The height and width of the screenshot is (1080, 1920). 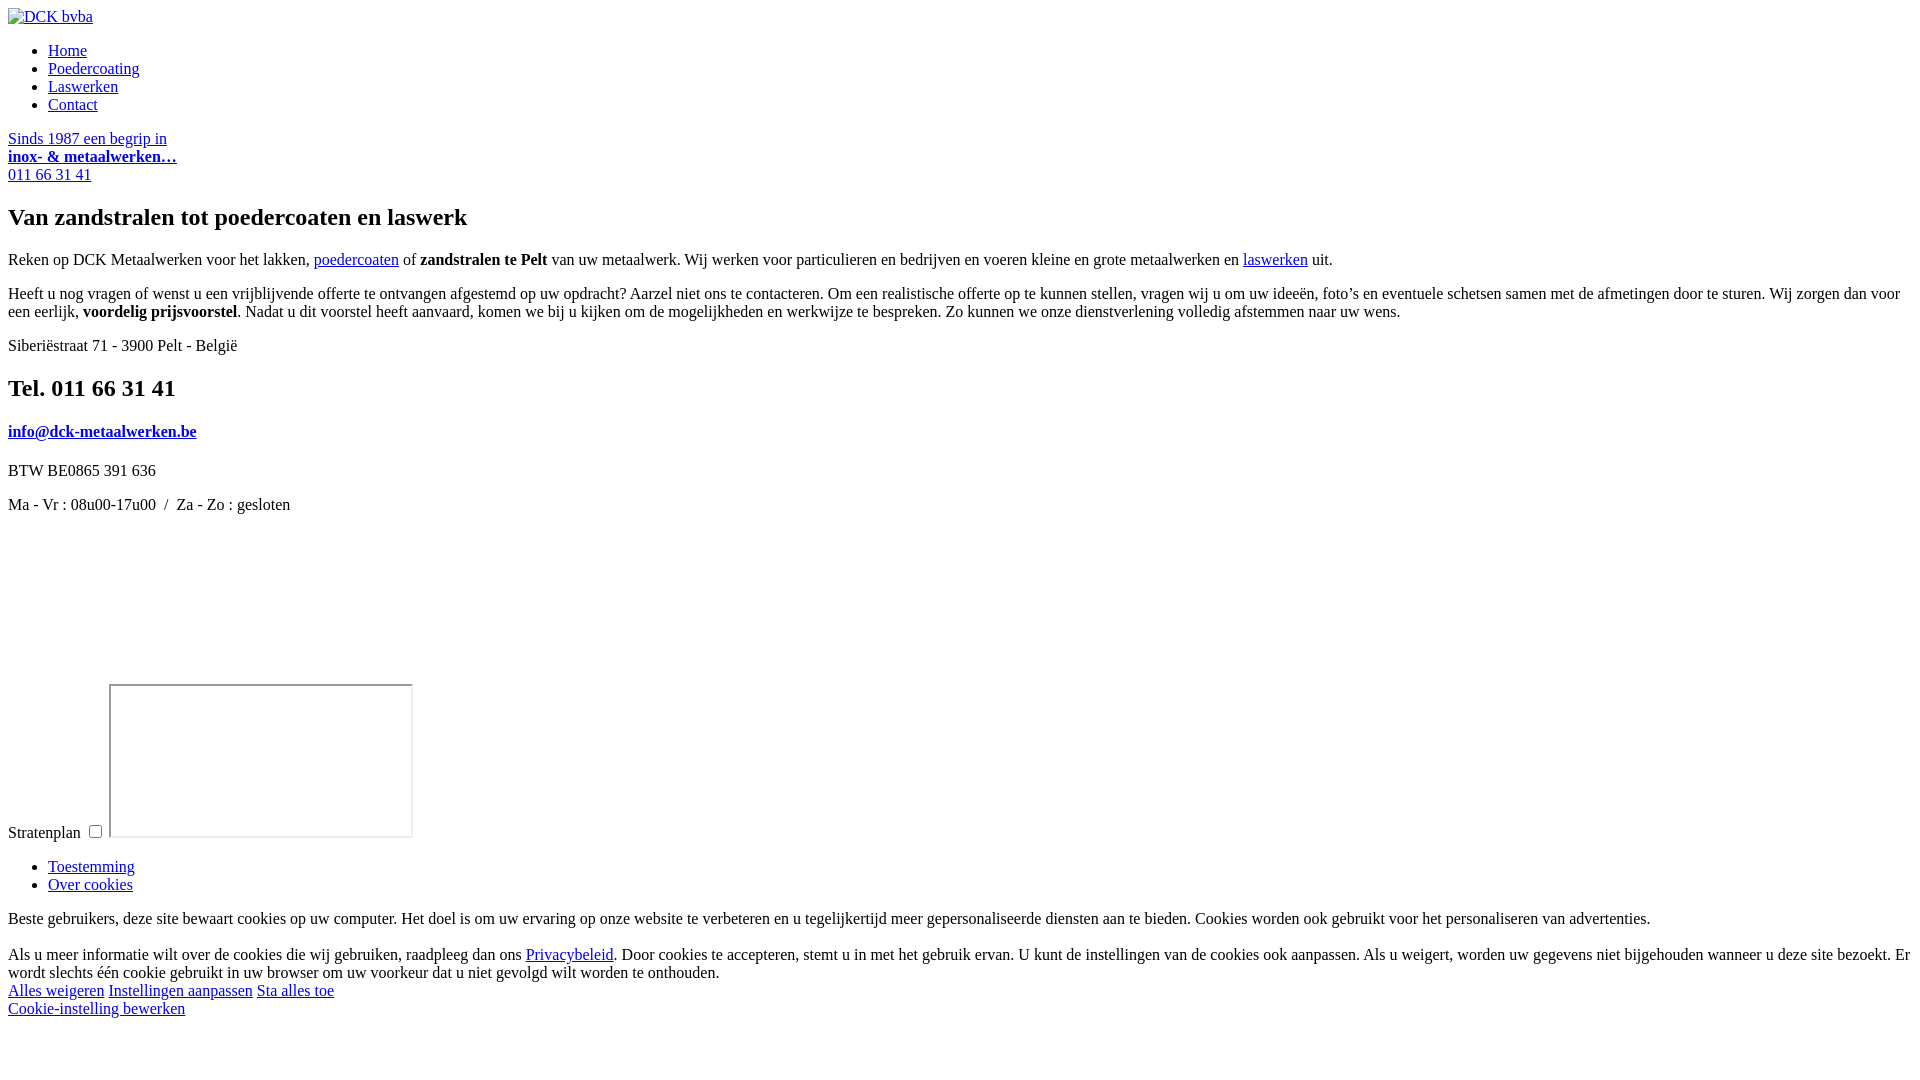 What do you see at coordinates (56, 990) in the screenshot?
I see `'Alles weigeren'` at bounding box center [56, 990].